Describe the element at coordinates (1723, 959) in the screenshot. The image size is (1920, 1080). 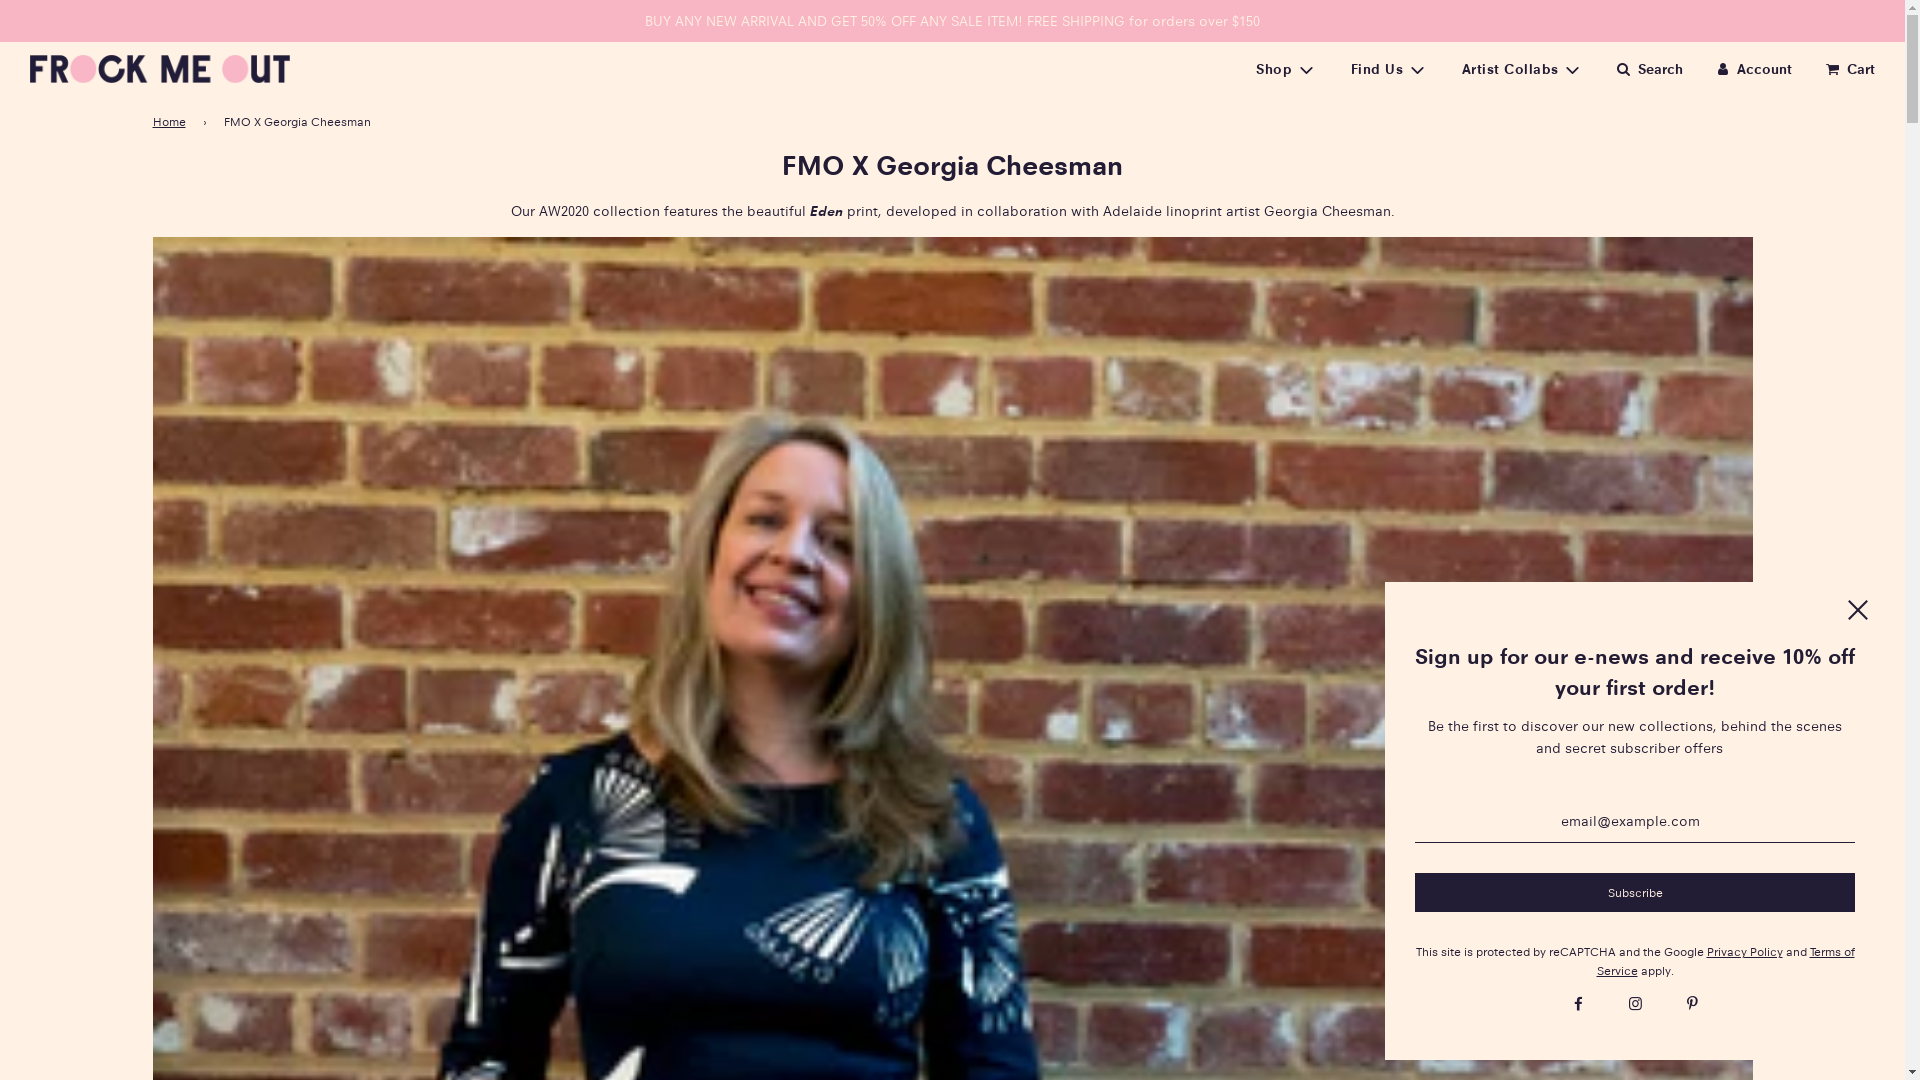
I see `'Terms of Service'` at that location.